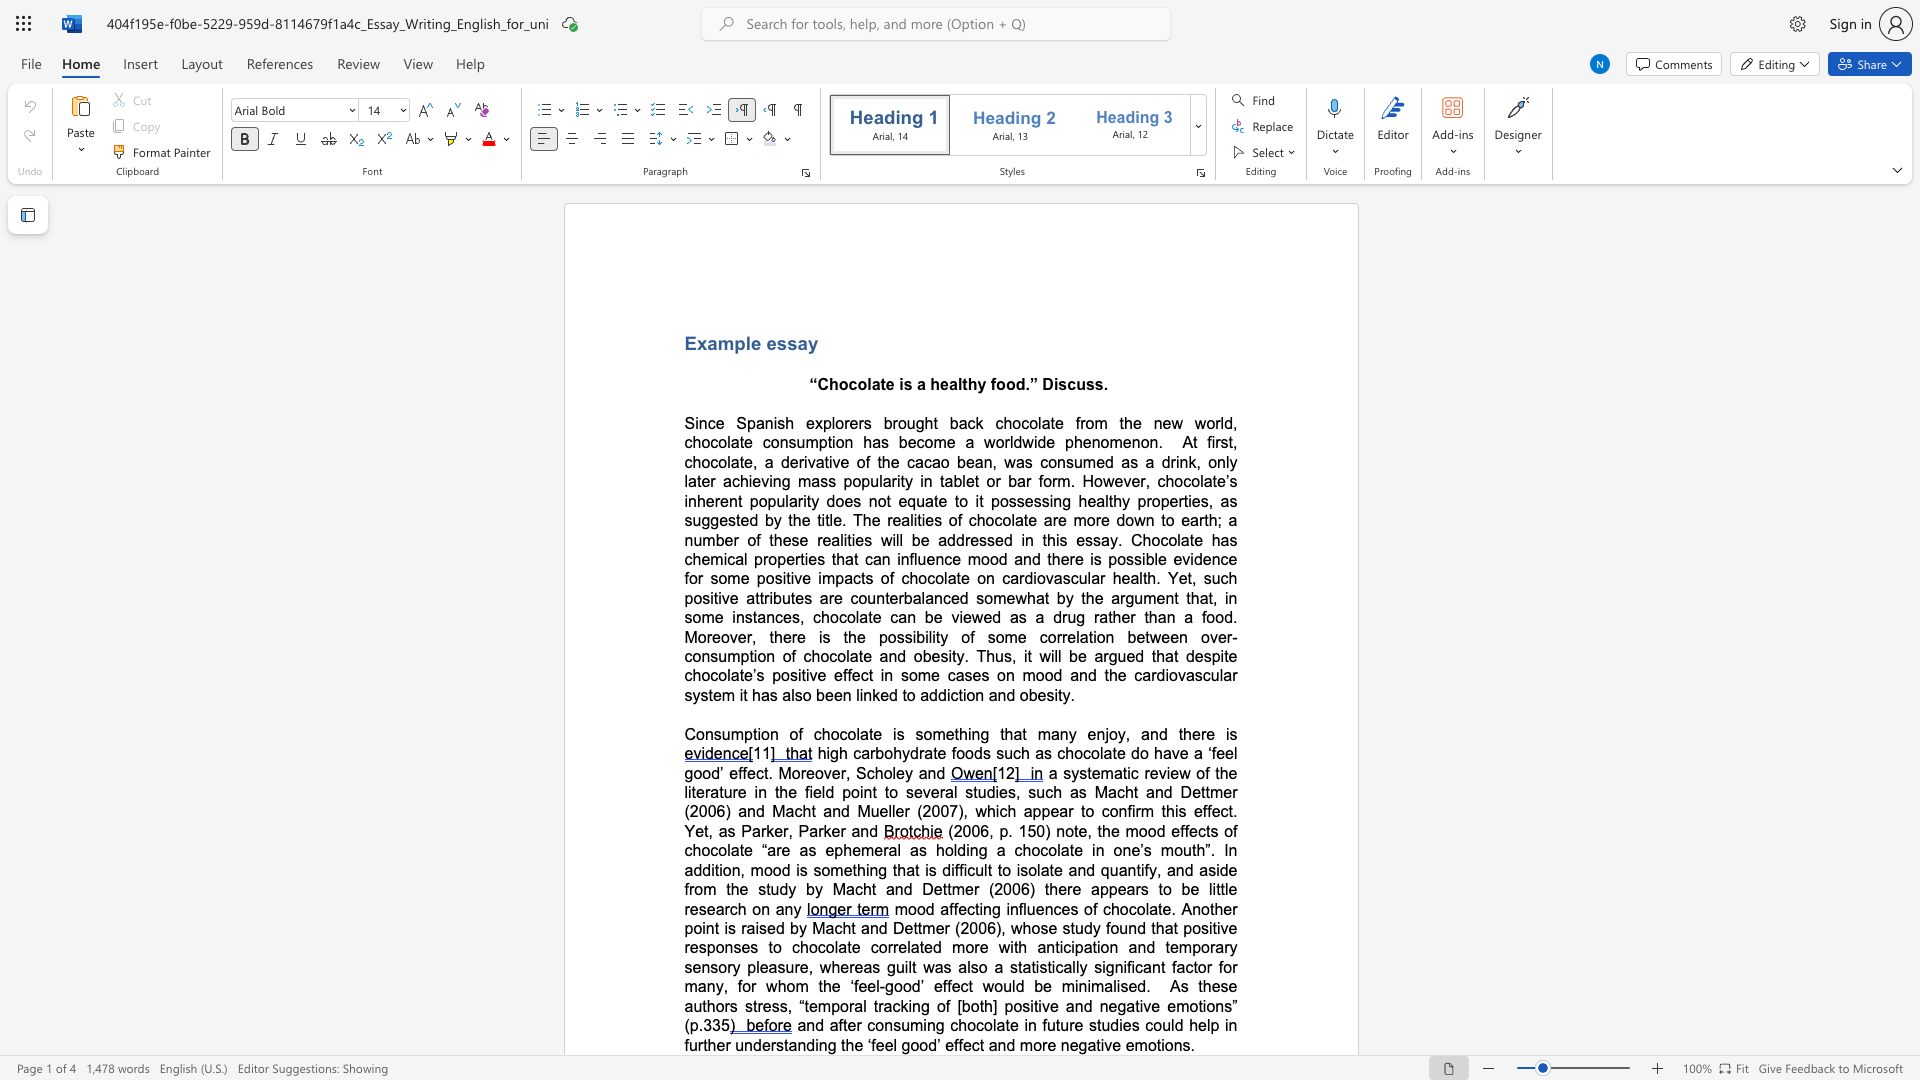  What do you see at coordinates (1075, 384) in the screenshot?
I see `the subset text "uss" within the text "“Chocolate is a healthy food.” Discuss."` at bounding box center [1075, 384].